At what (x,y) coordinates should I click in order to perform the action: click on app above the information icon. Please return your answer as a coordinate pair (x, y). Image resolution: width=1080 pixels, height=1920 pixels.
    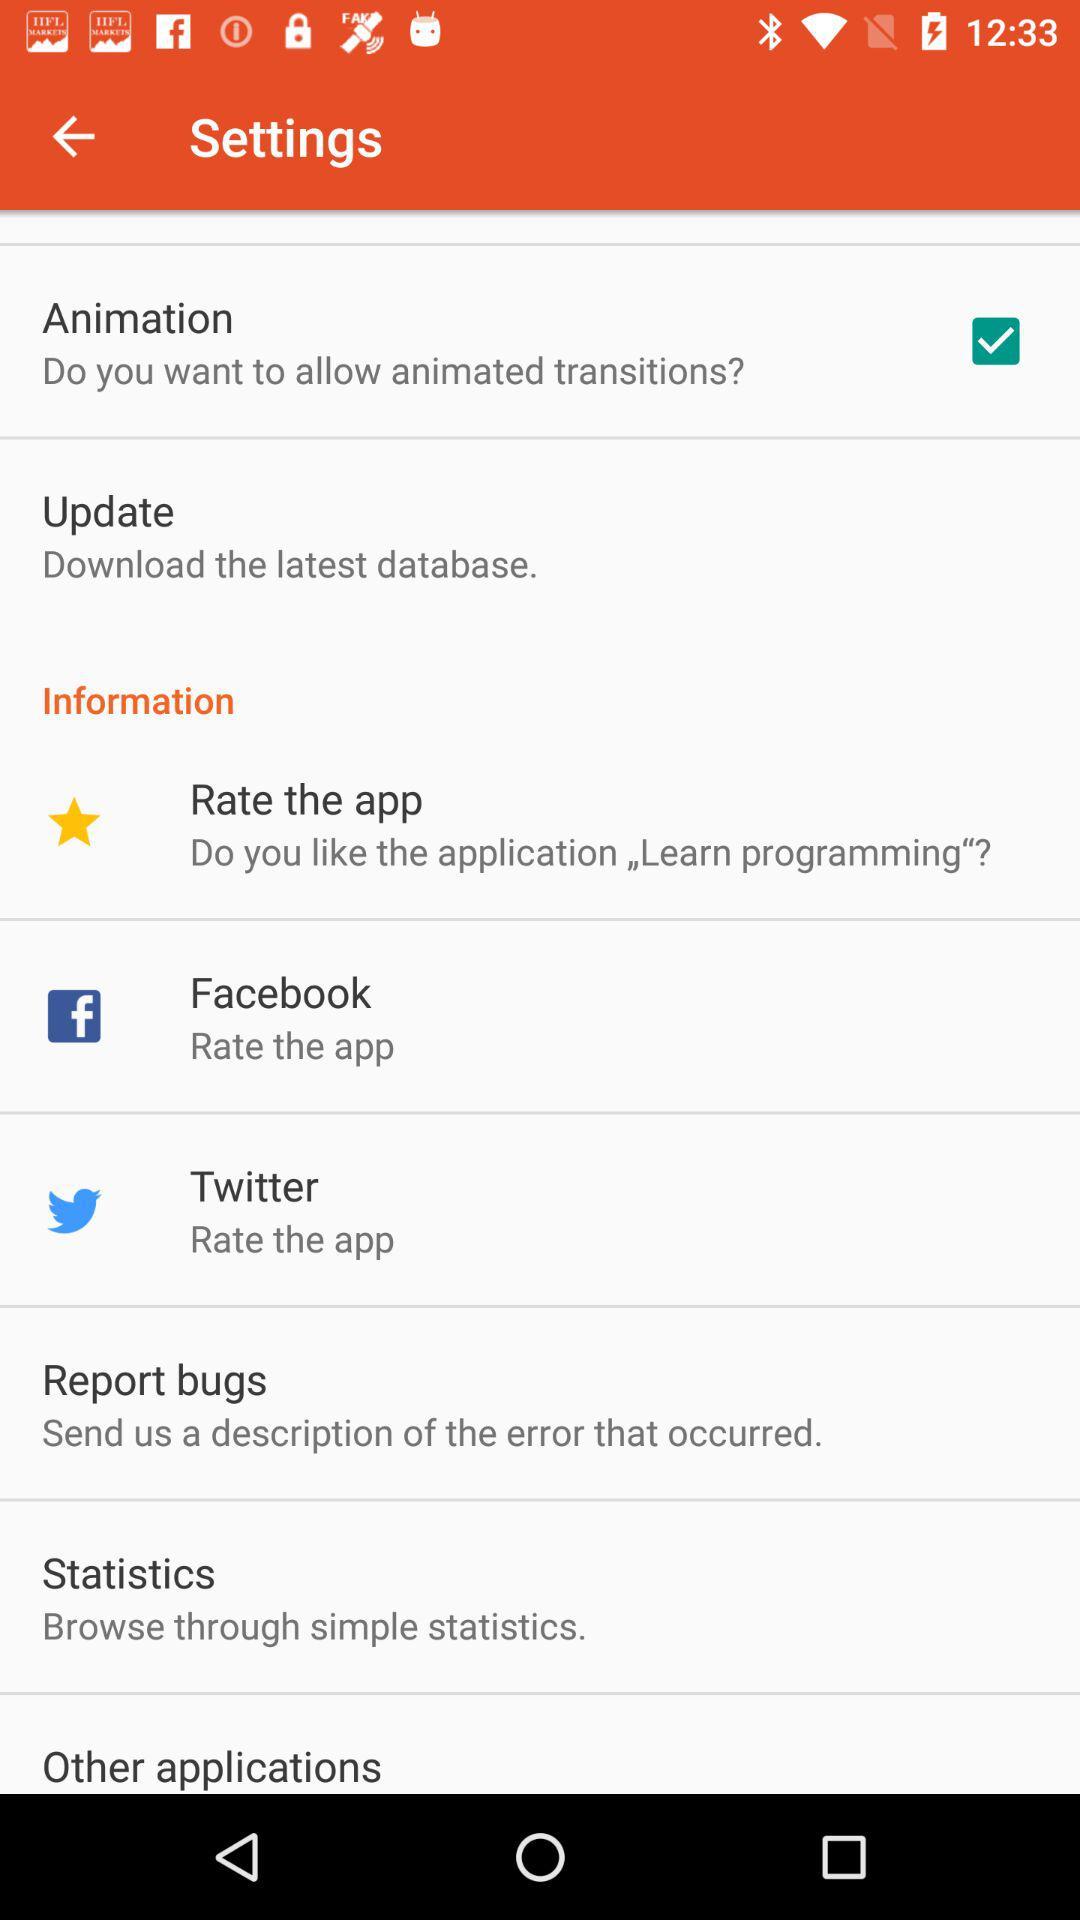
    Looking at the image, I should click on (995, 341).